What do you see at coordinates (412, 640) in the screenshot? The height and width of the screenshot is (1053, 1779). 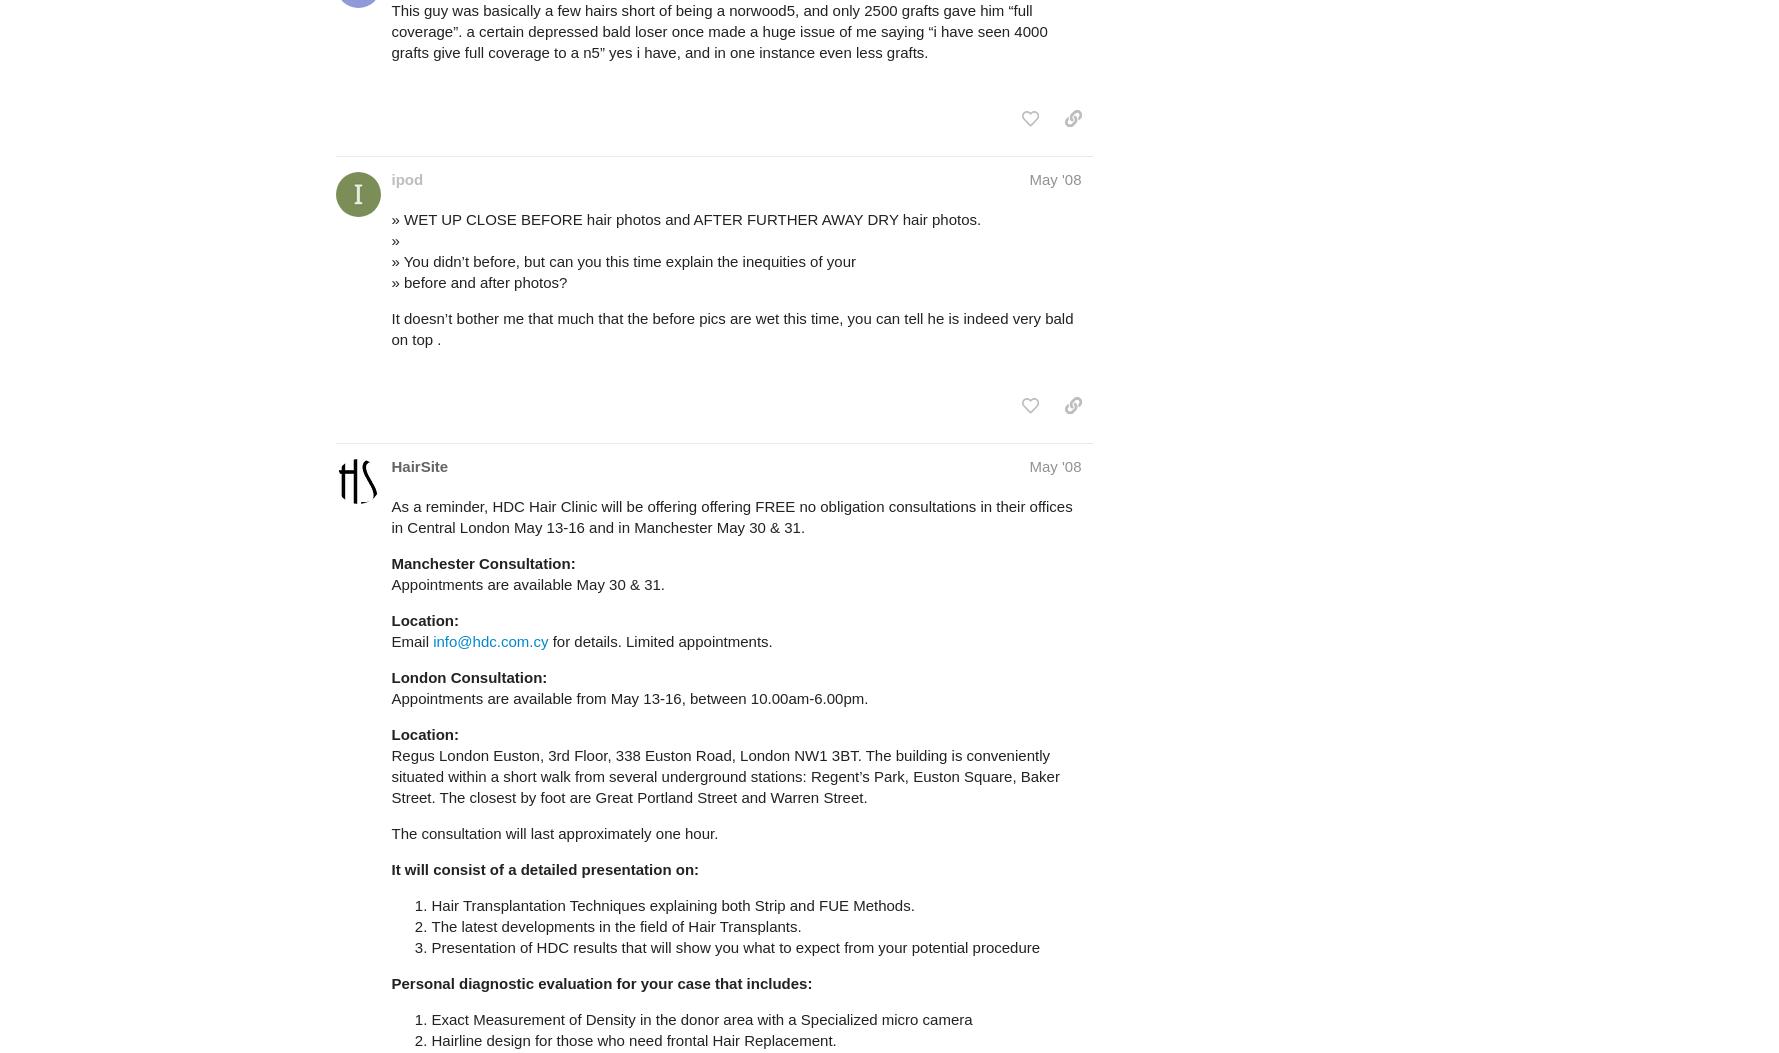 I see `'Email'` at bounding box center [412, 640].